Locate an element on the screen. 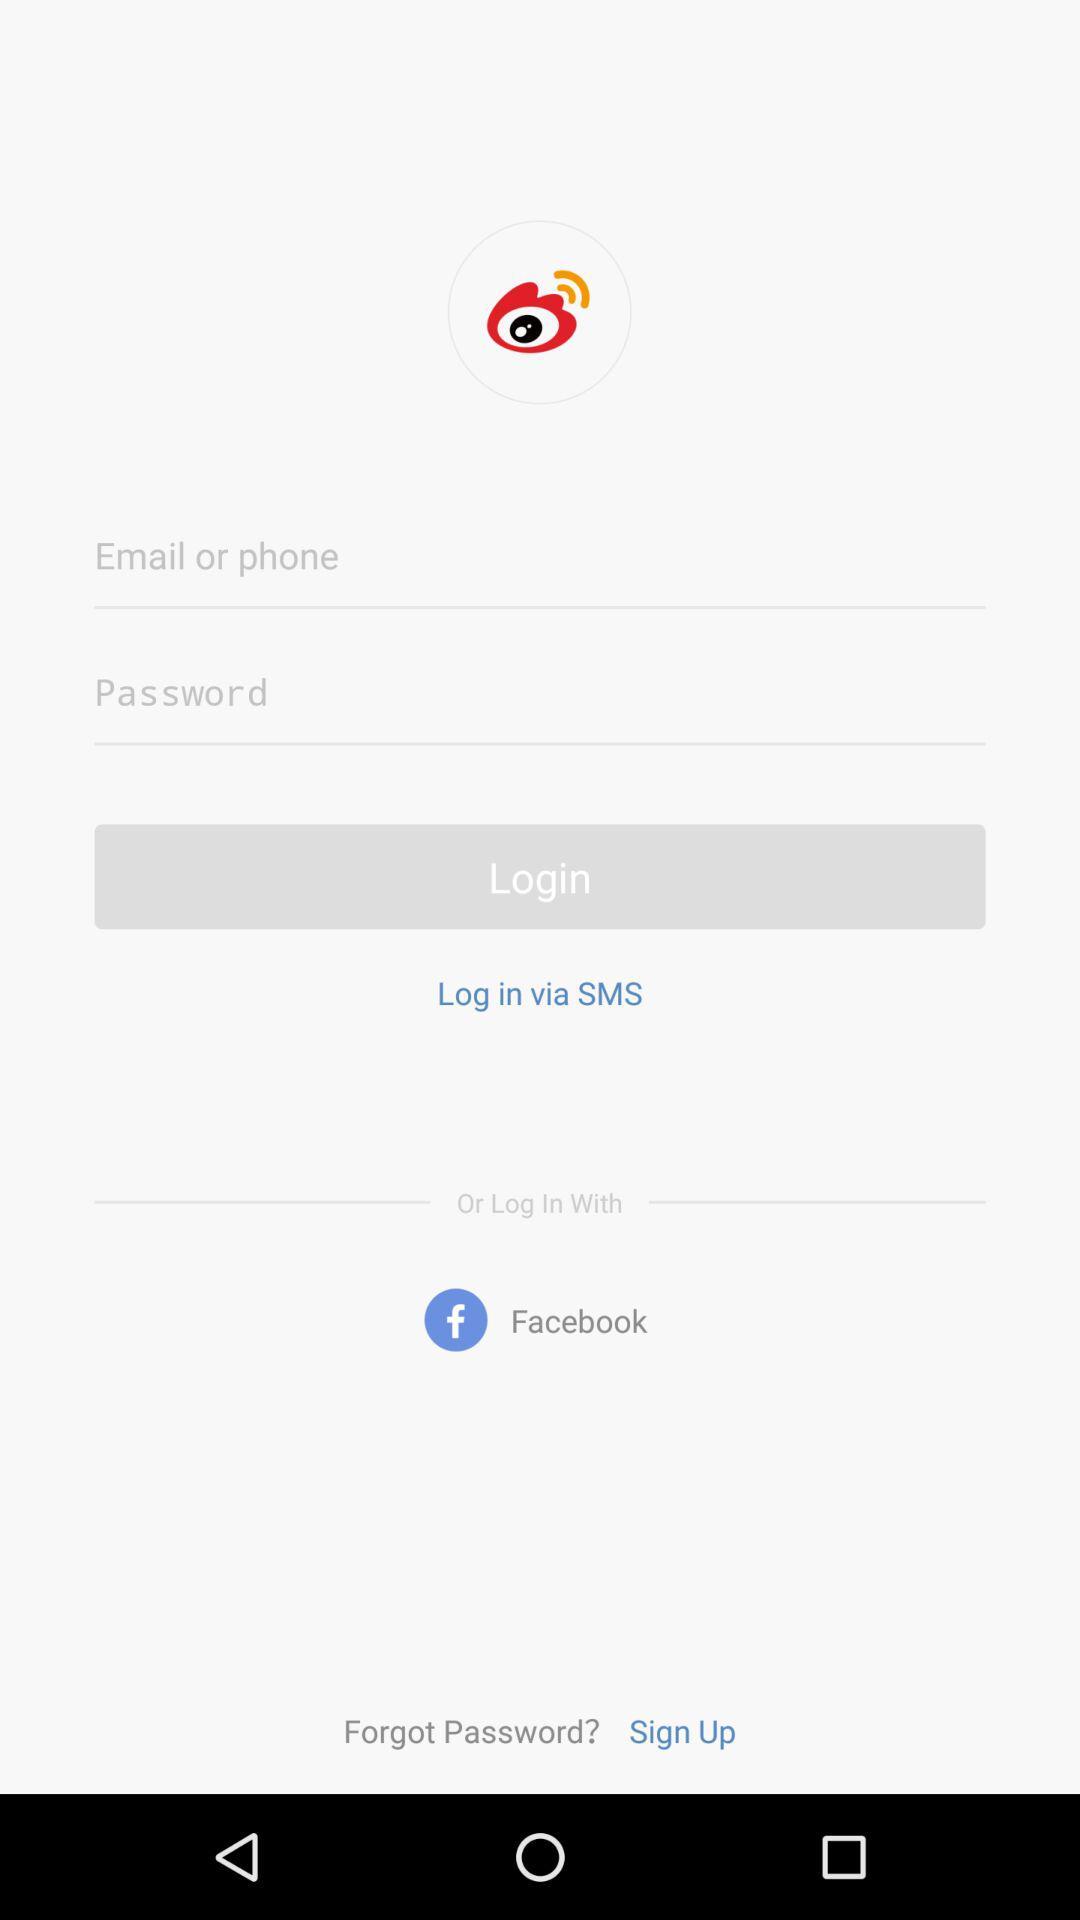 The image size is (1080, 1920). icon below or log in is located at coordinates (540, 1320).